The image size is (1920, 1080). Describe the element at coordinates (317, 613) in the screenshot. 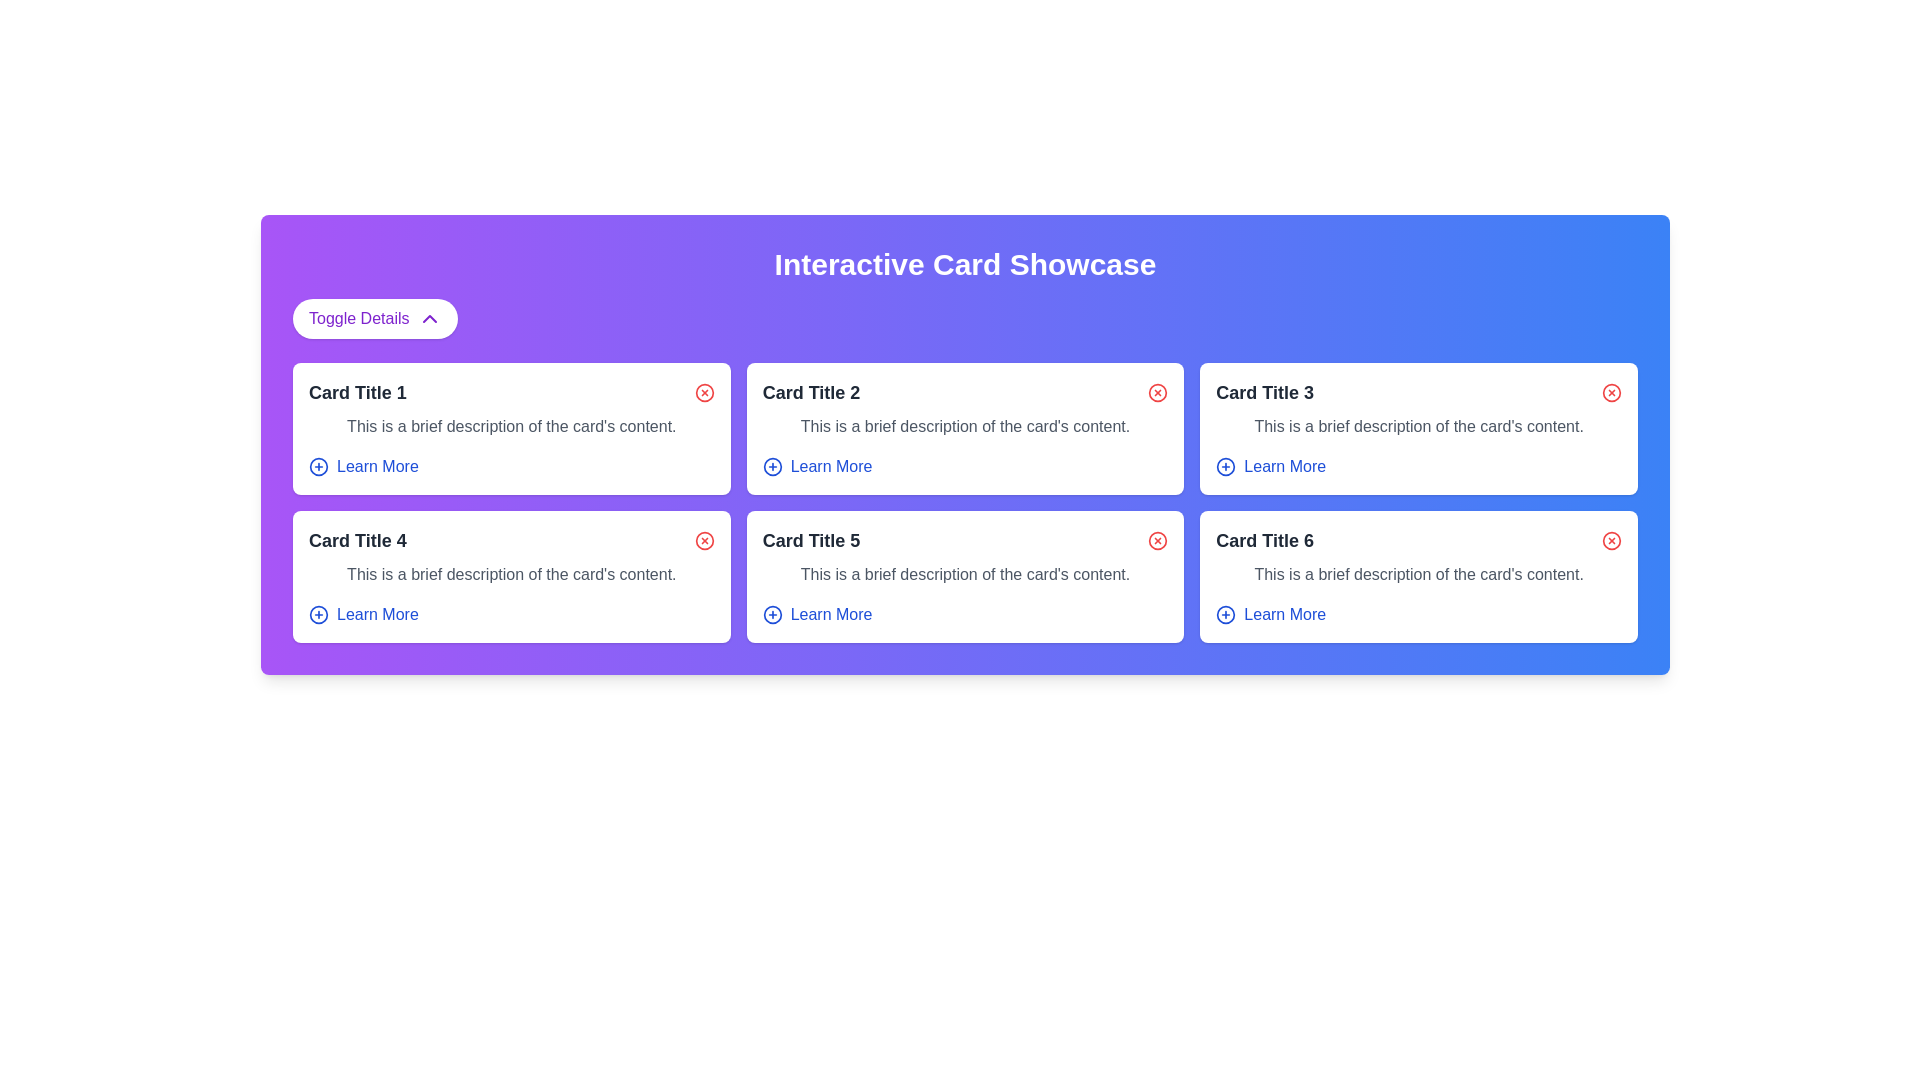

I see `the expandable icon (SVG) located before the 'Learn More' text link in 'Card Title 4'` at that location.